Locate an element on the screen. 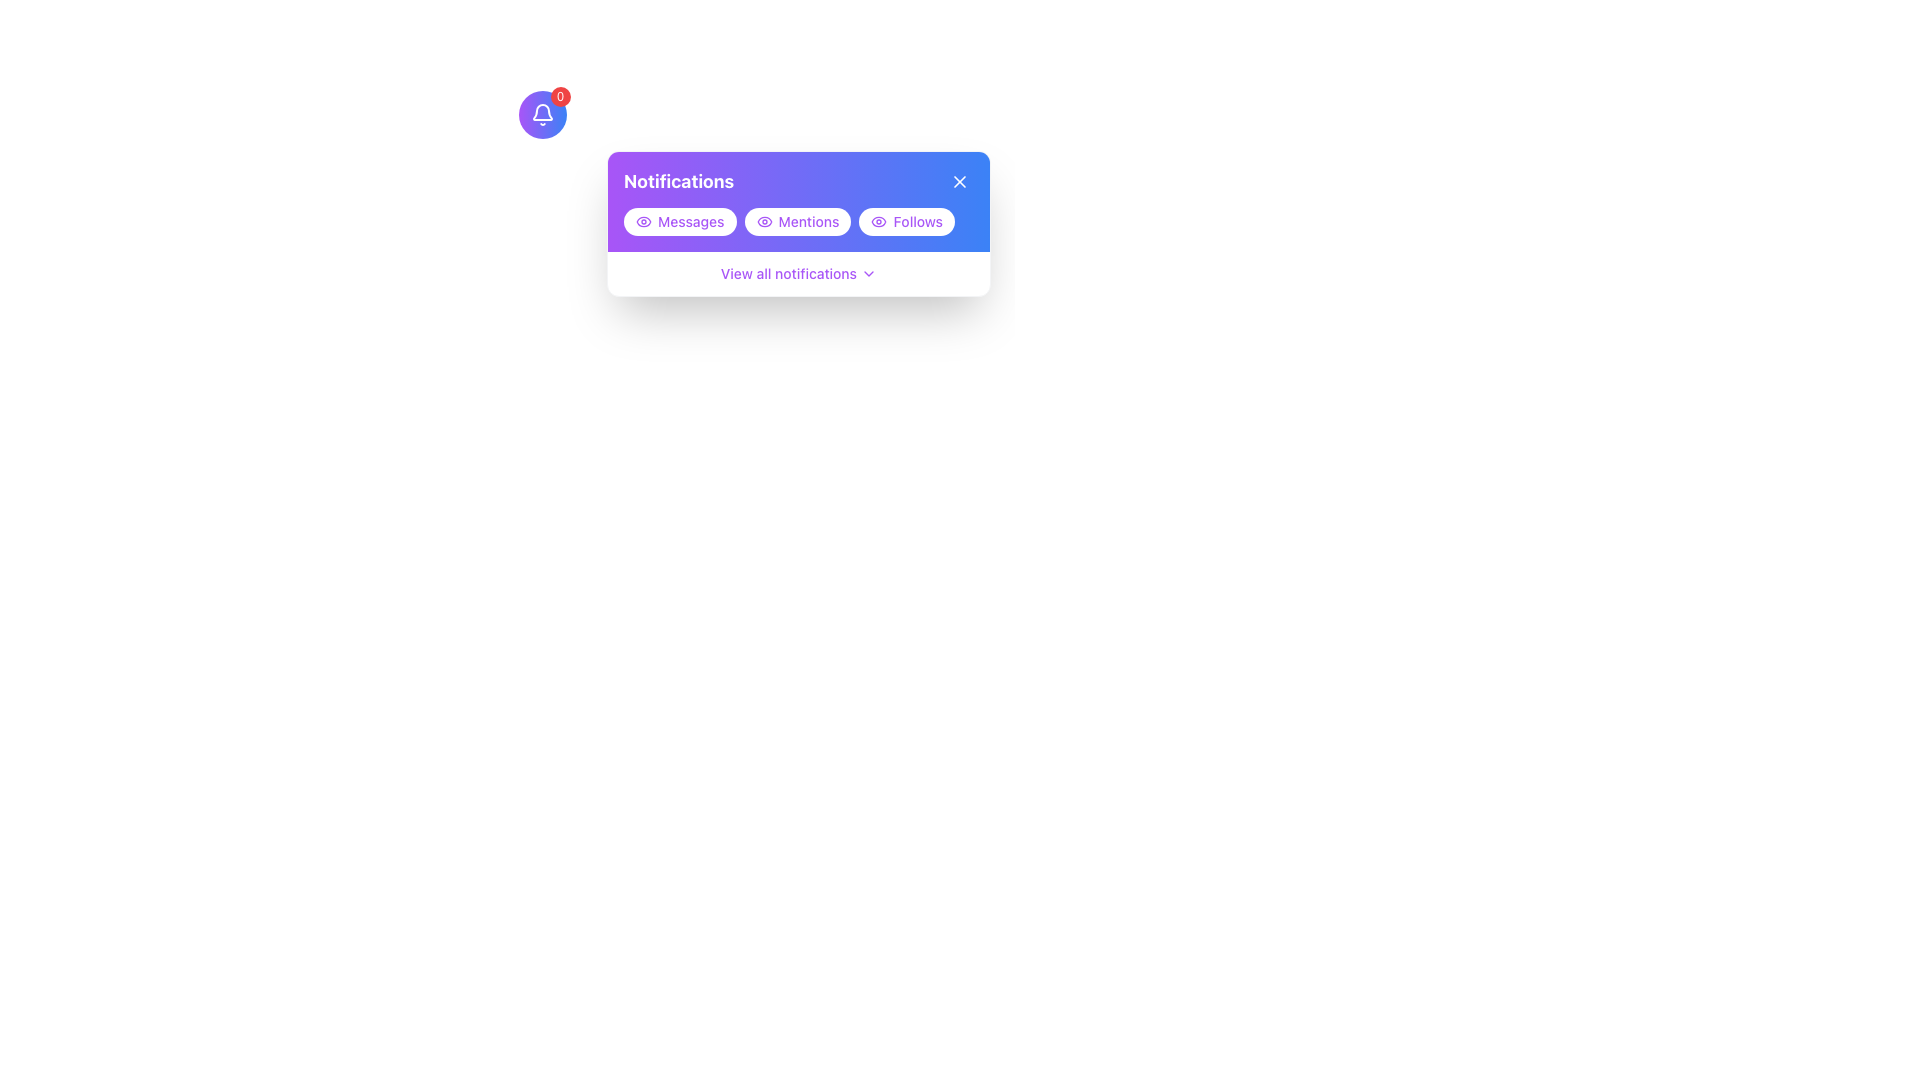  the 'Messages' button in the notifications panel to filter messages is located at coordinates (680, 222).